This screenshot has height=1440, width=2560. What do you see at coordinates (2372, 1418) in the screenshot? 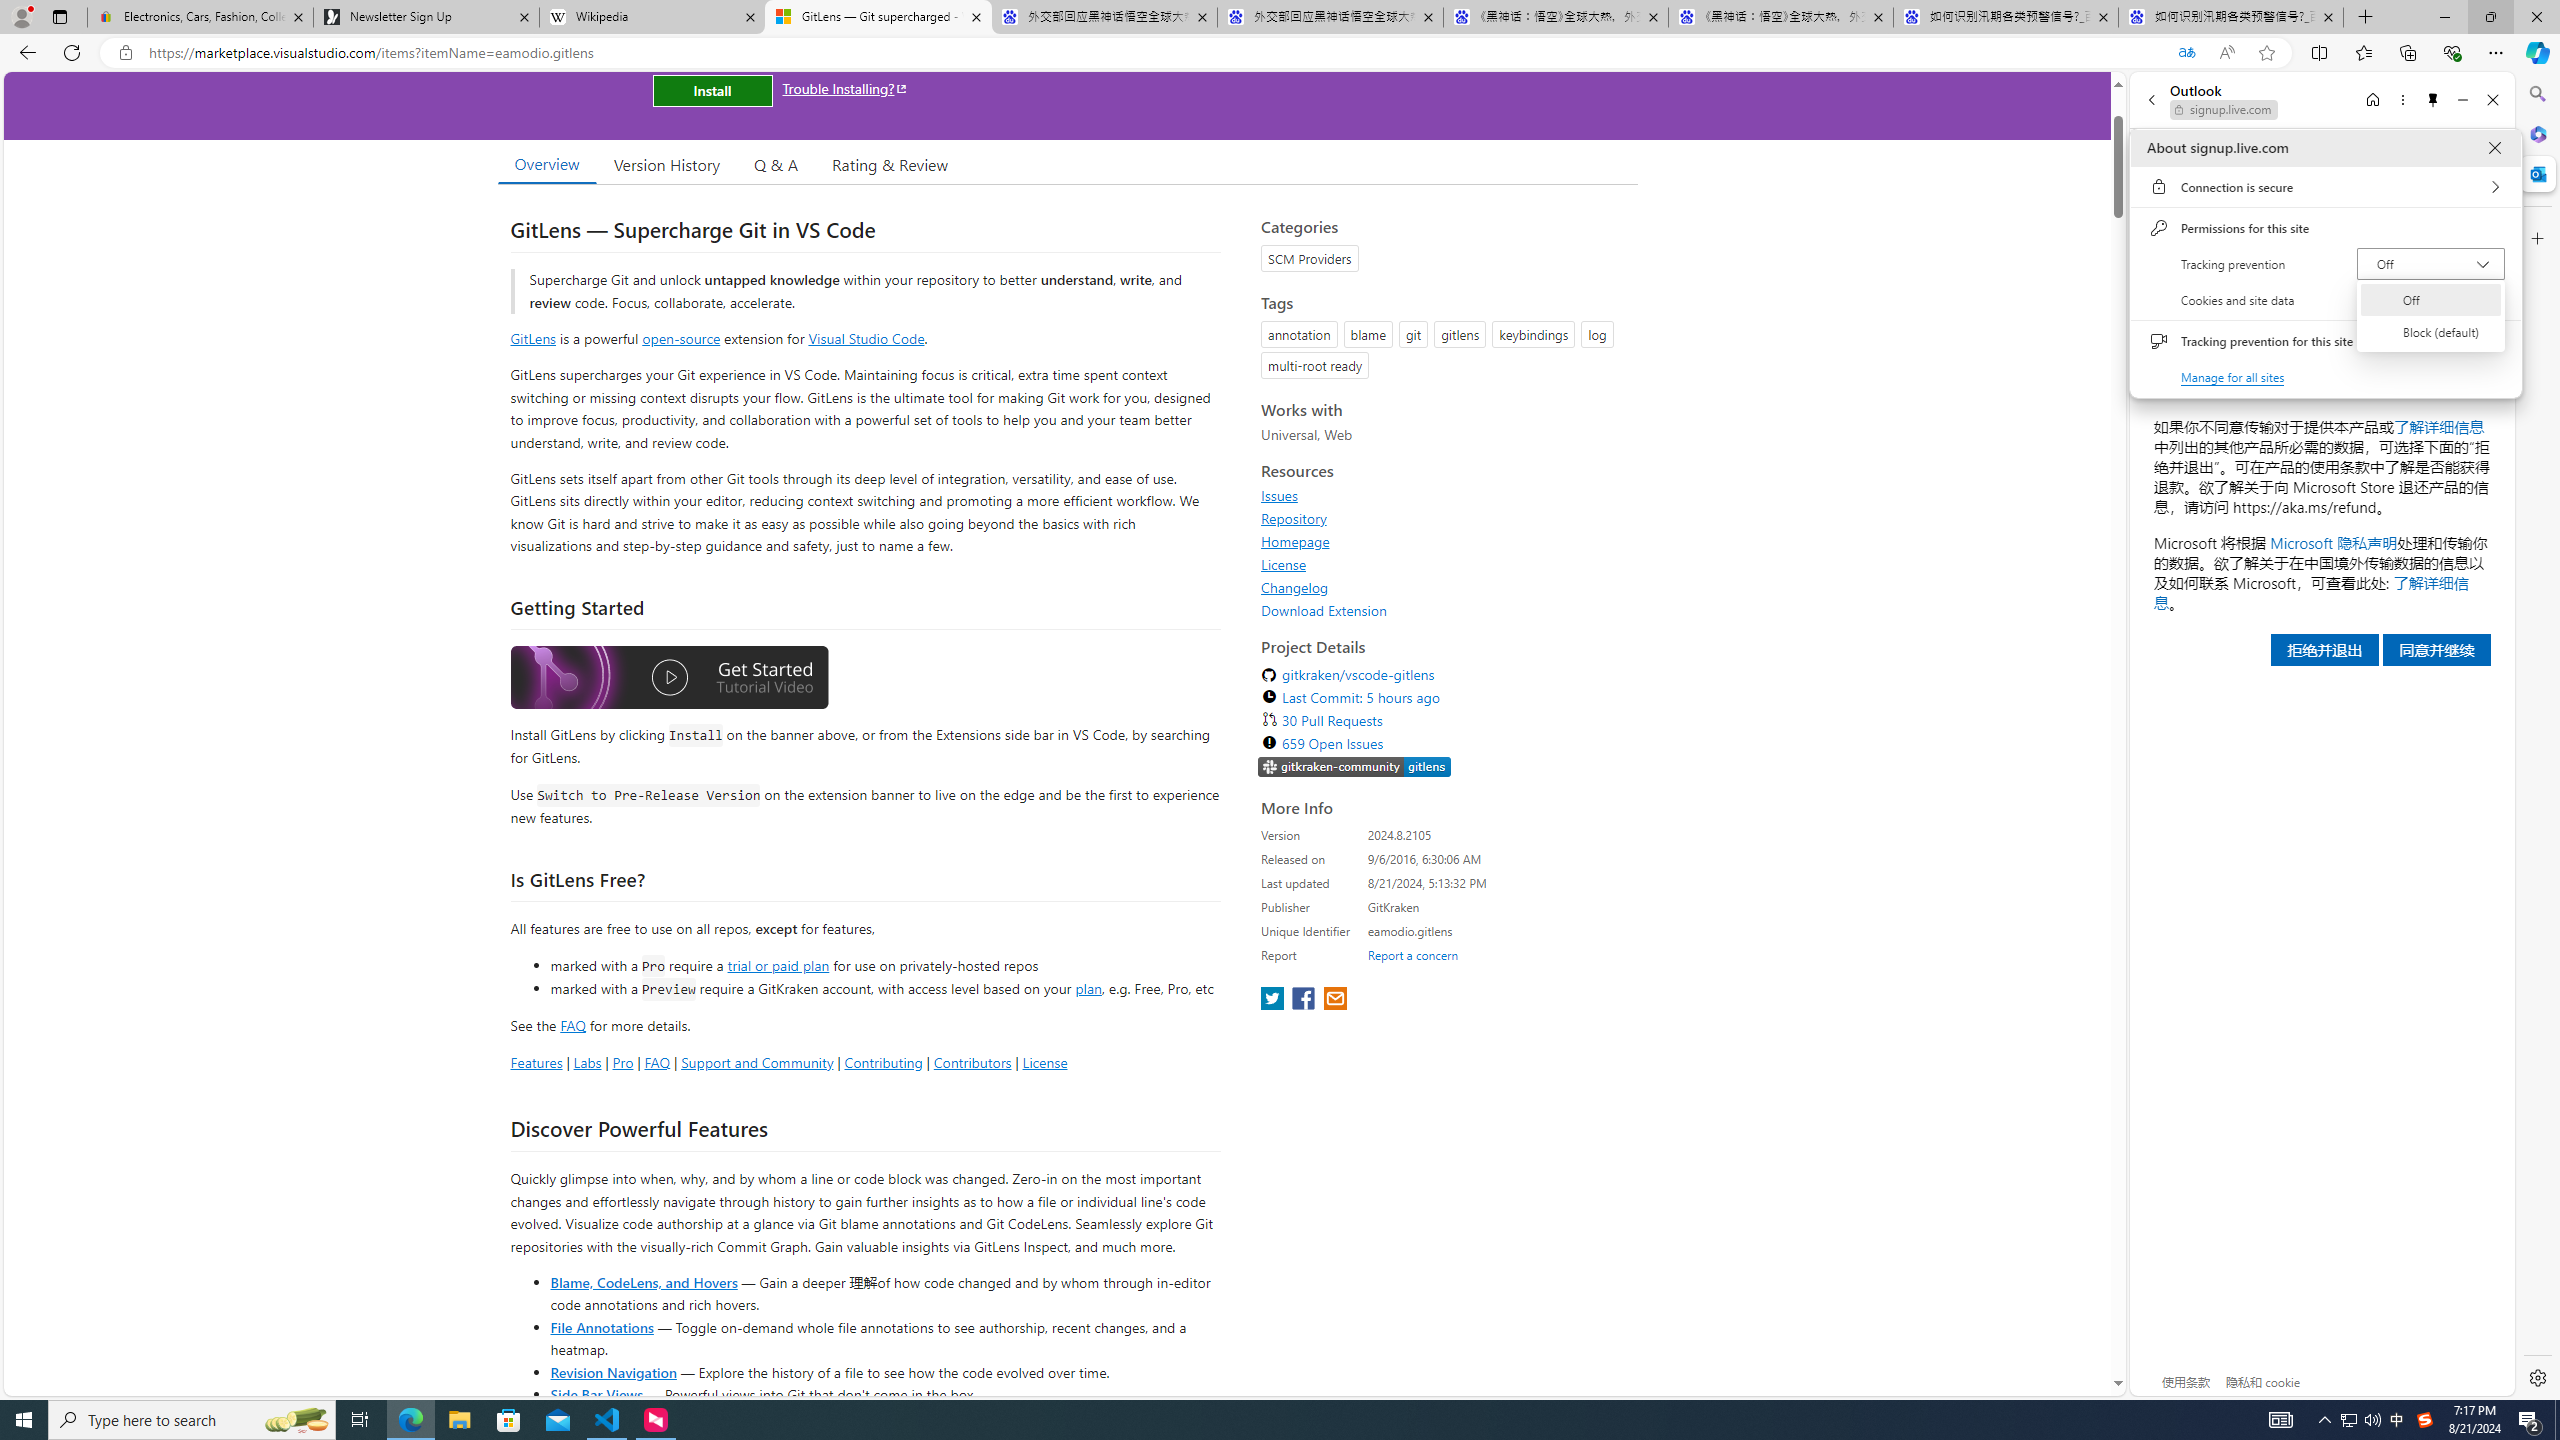
I see `'Q2790: 100%'` at bounding box center [2372, 1418].